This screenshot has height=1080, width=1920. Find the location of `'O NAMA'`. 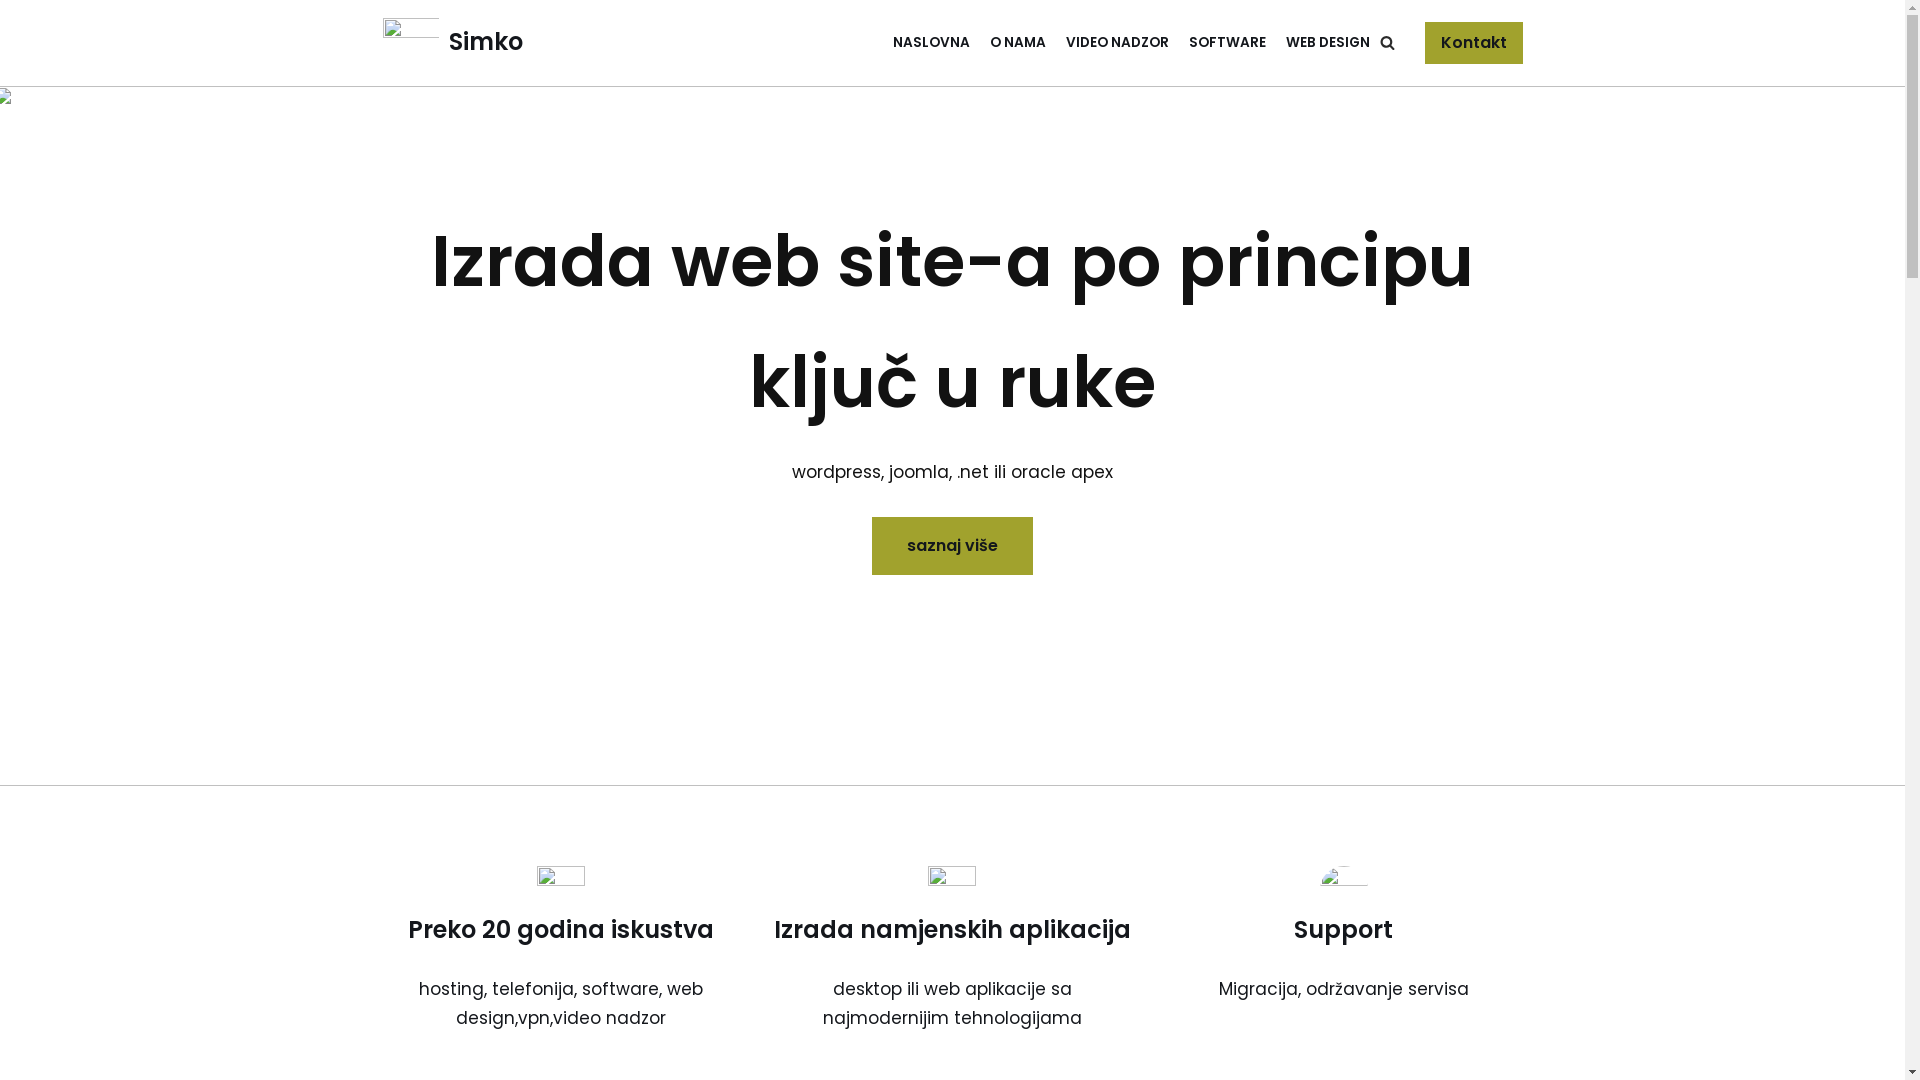

'O NAMA' is located at coordinates (1017, 42).